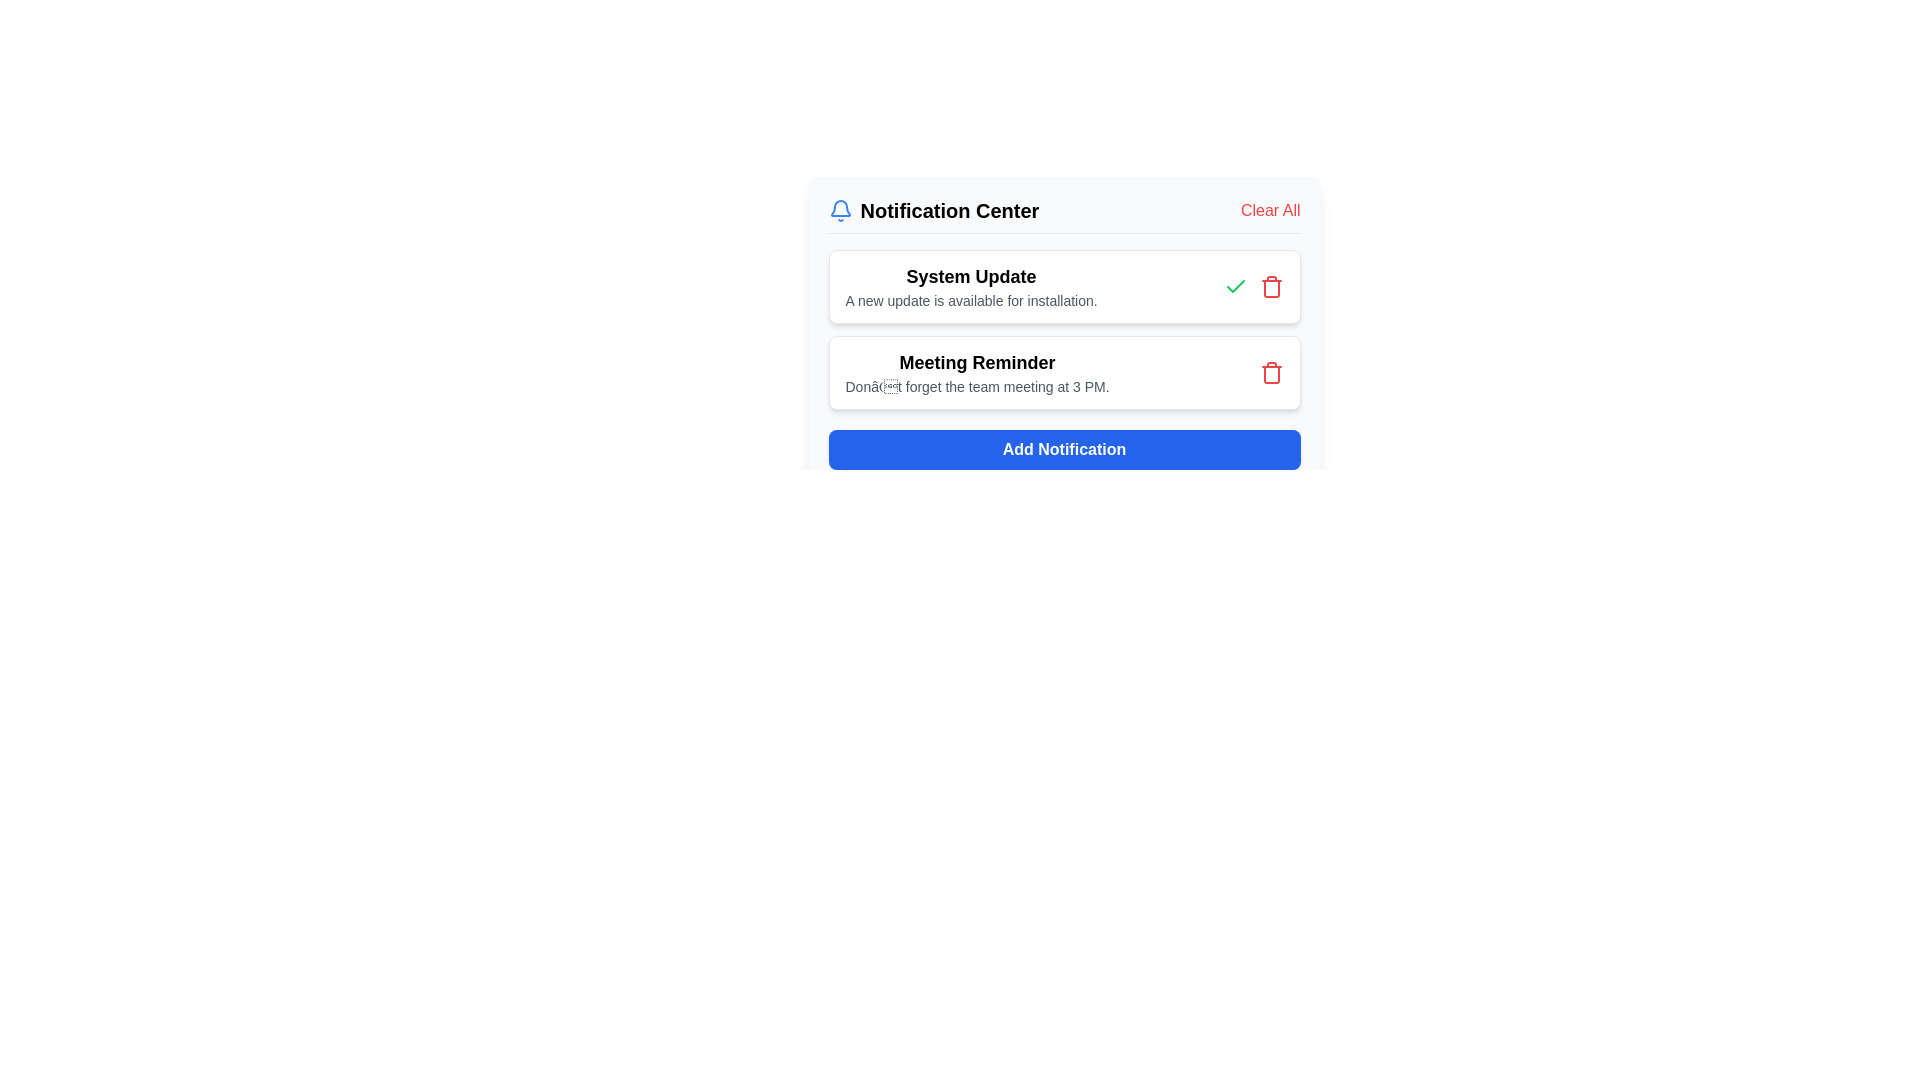  What do you see at coordinates (1063, 215) in the screenshot?
I see `the title of the notification center by clicking on the header element that spans the top of the notification panel` at bounding box center [1063, 215].